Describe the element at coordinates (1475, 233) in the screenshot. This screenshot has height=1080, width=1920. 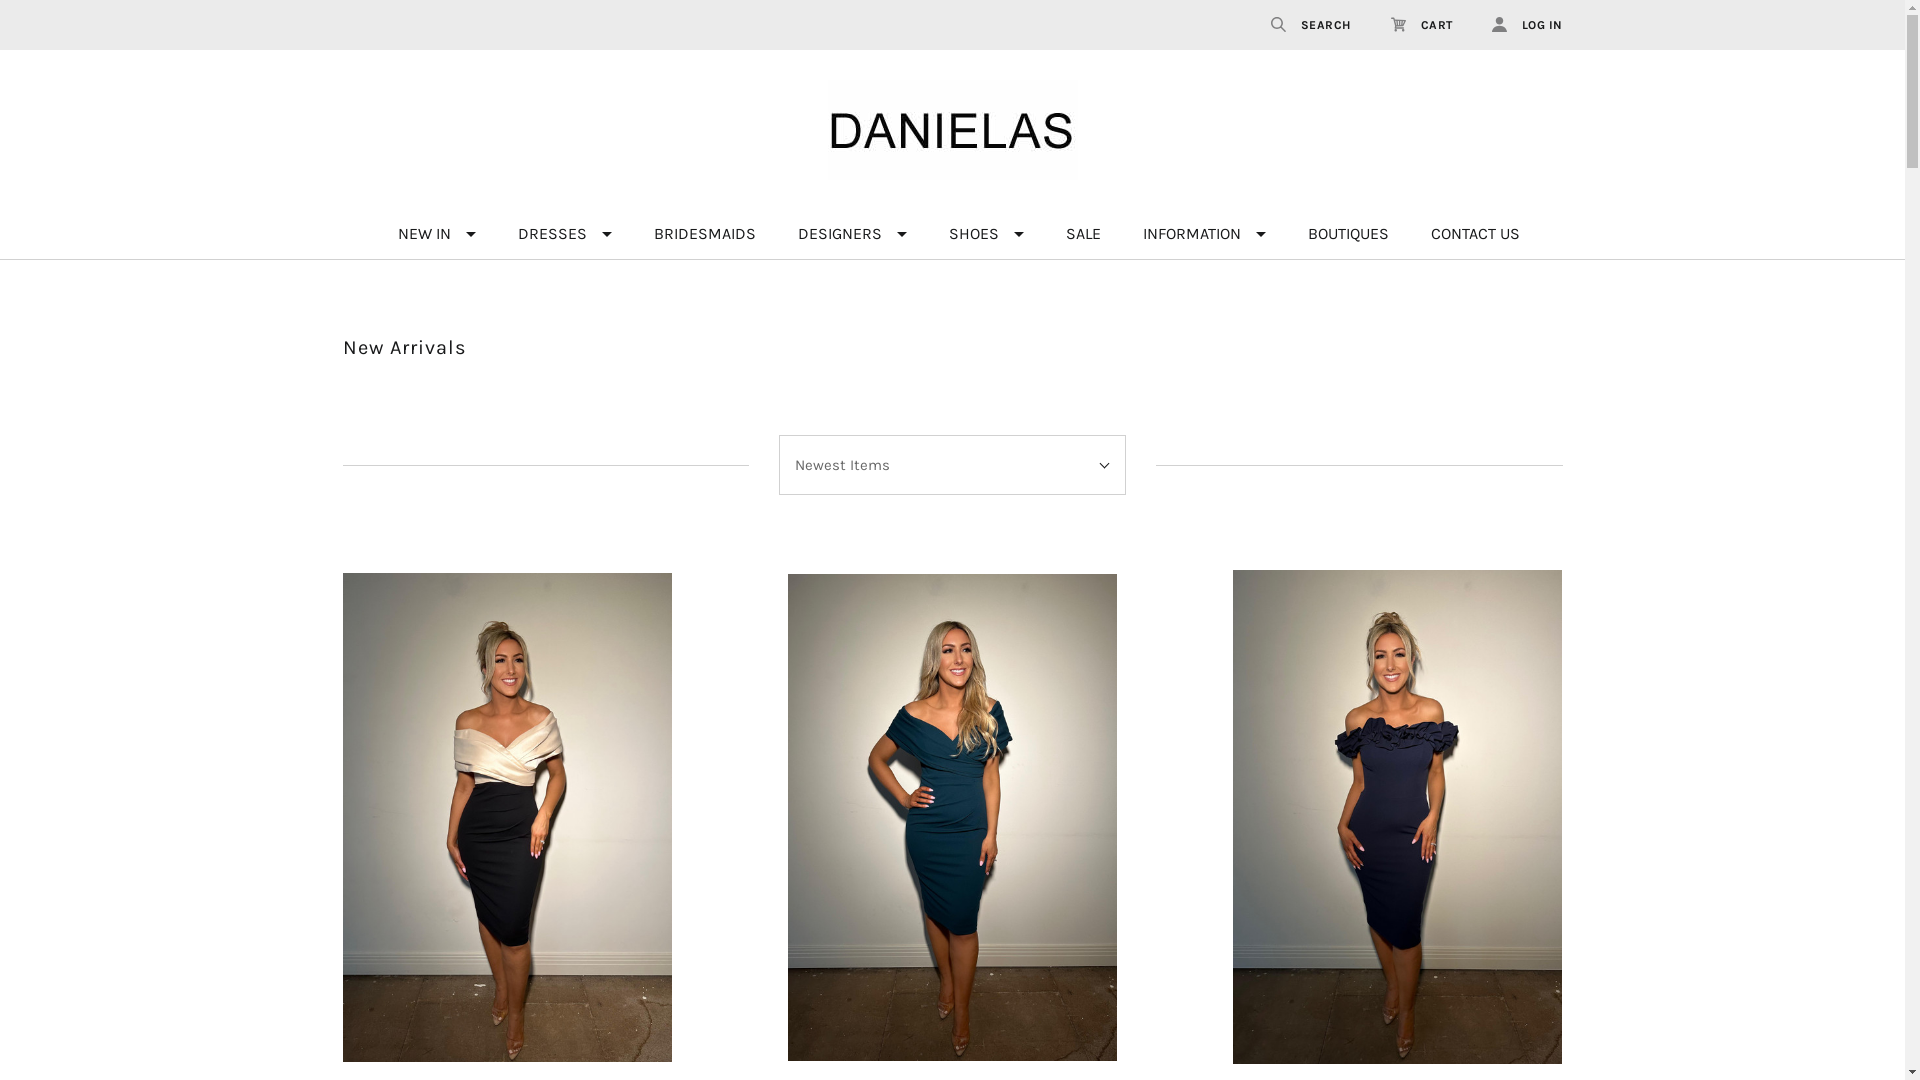
I see `'CONTACT US'` at that location.